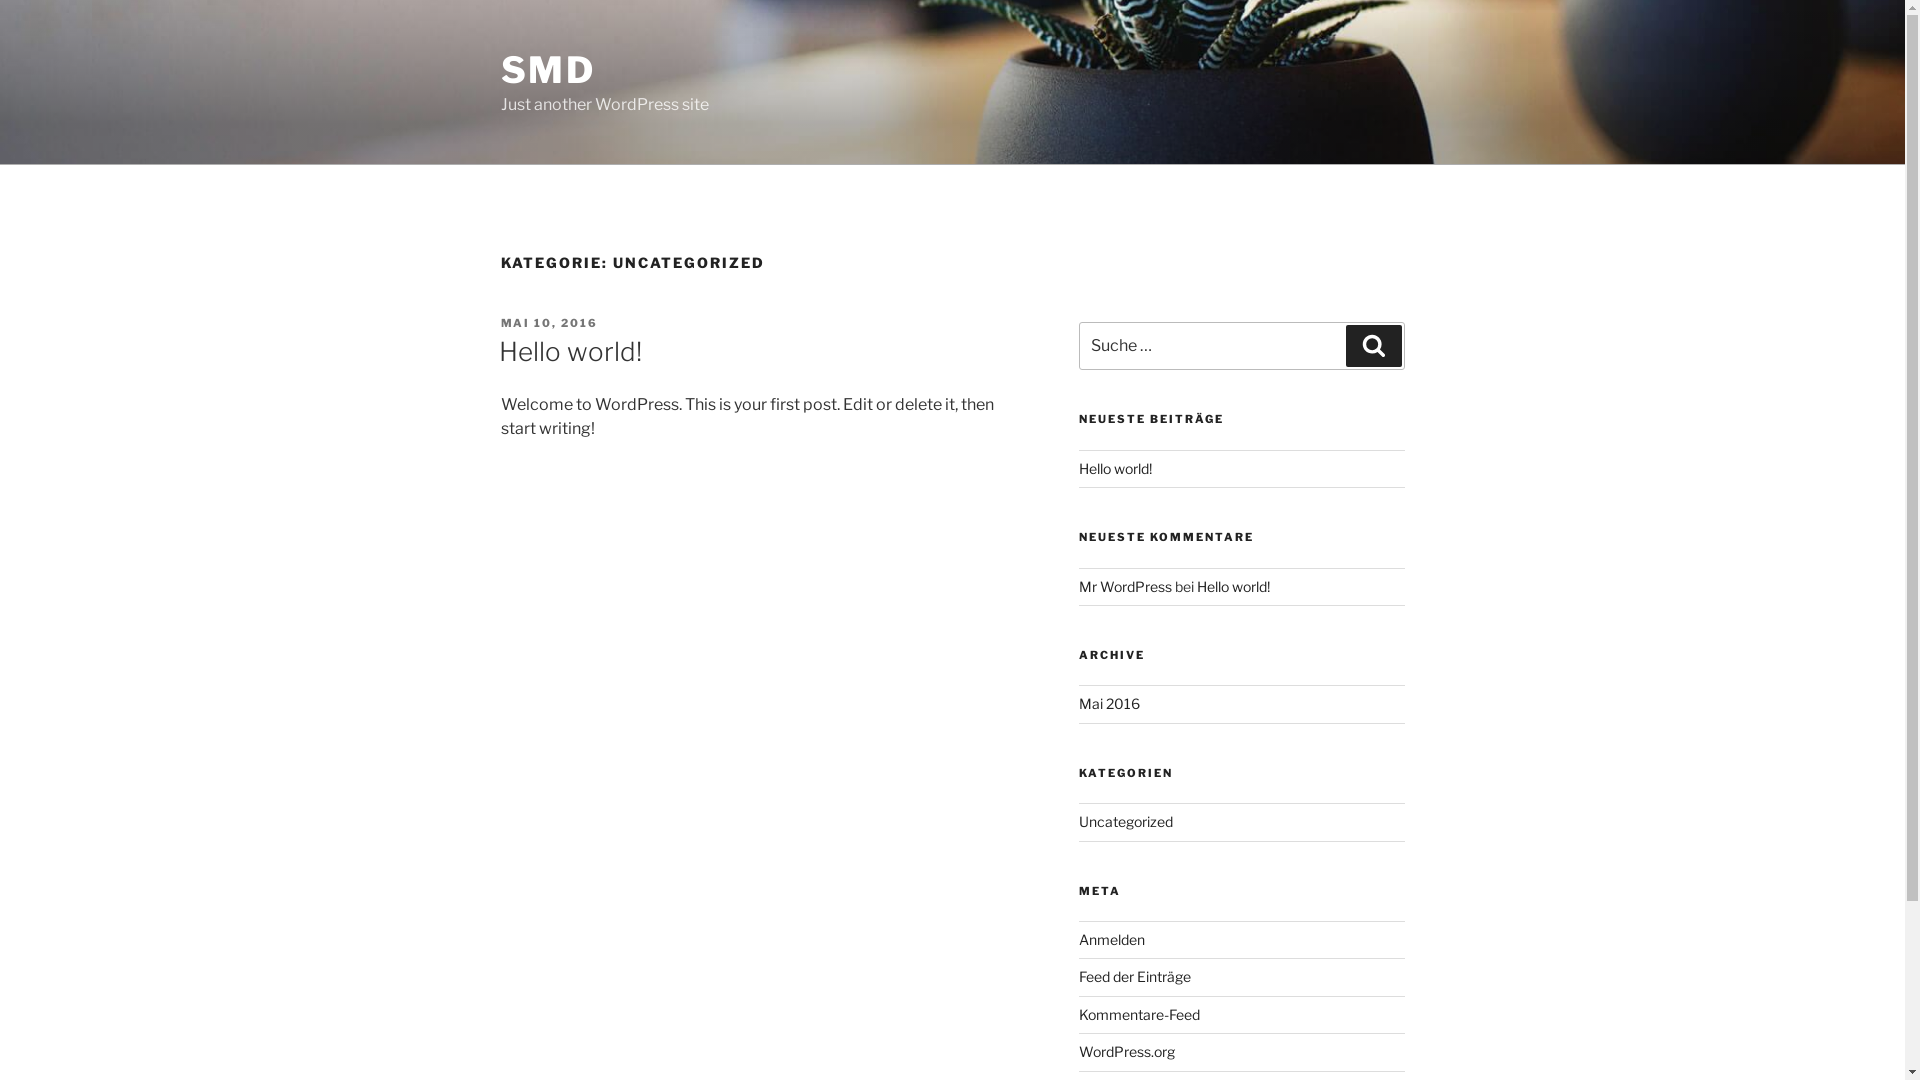 The height and width of the screenshot is (1080, 1920). Describe the element at coordinates (1125, 585) in the screenshot. I see `'Mr WordPress'` at that location.